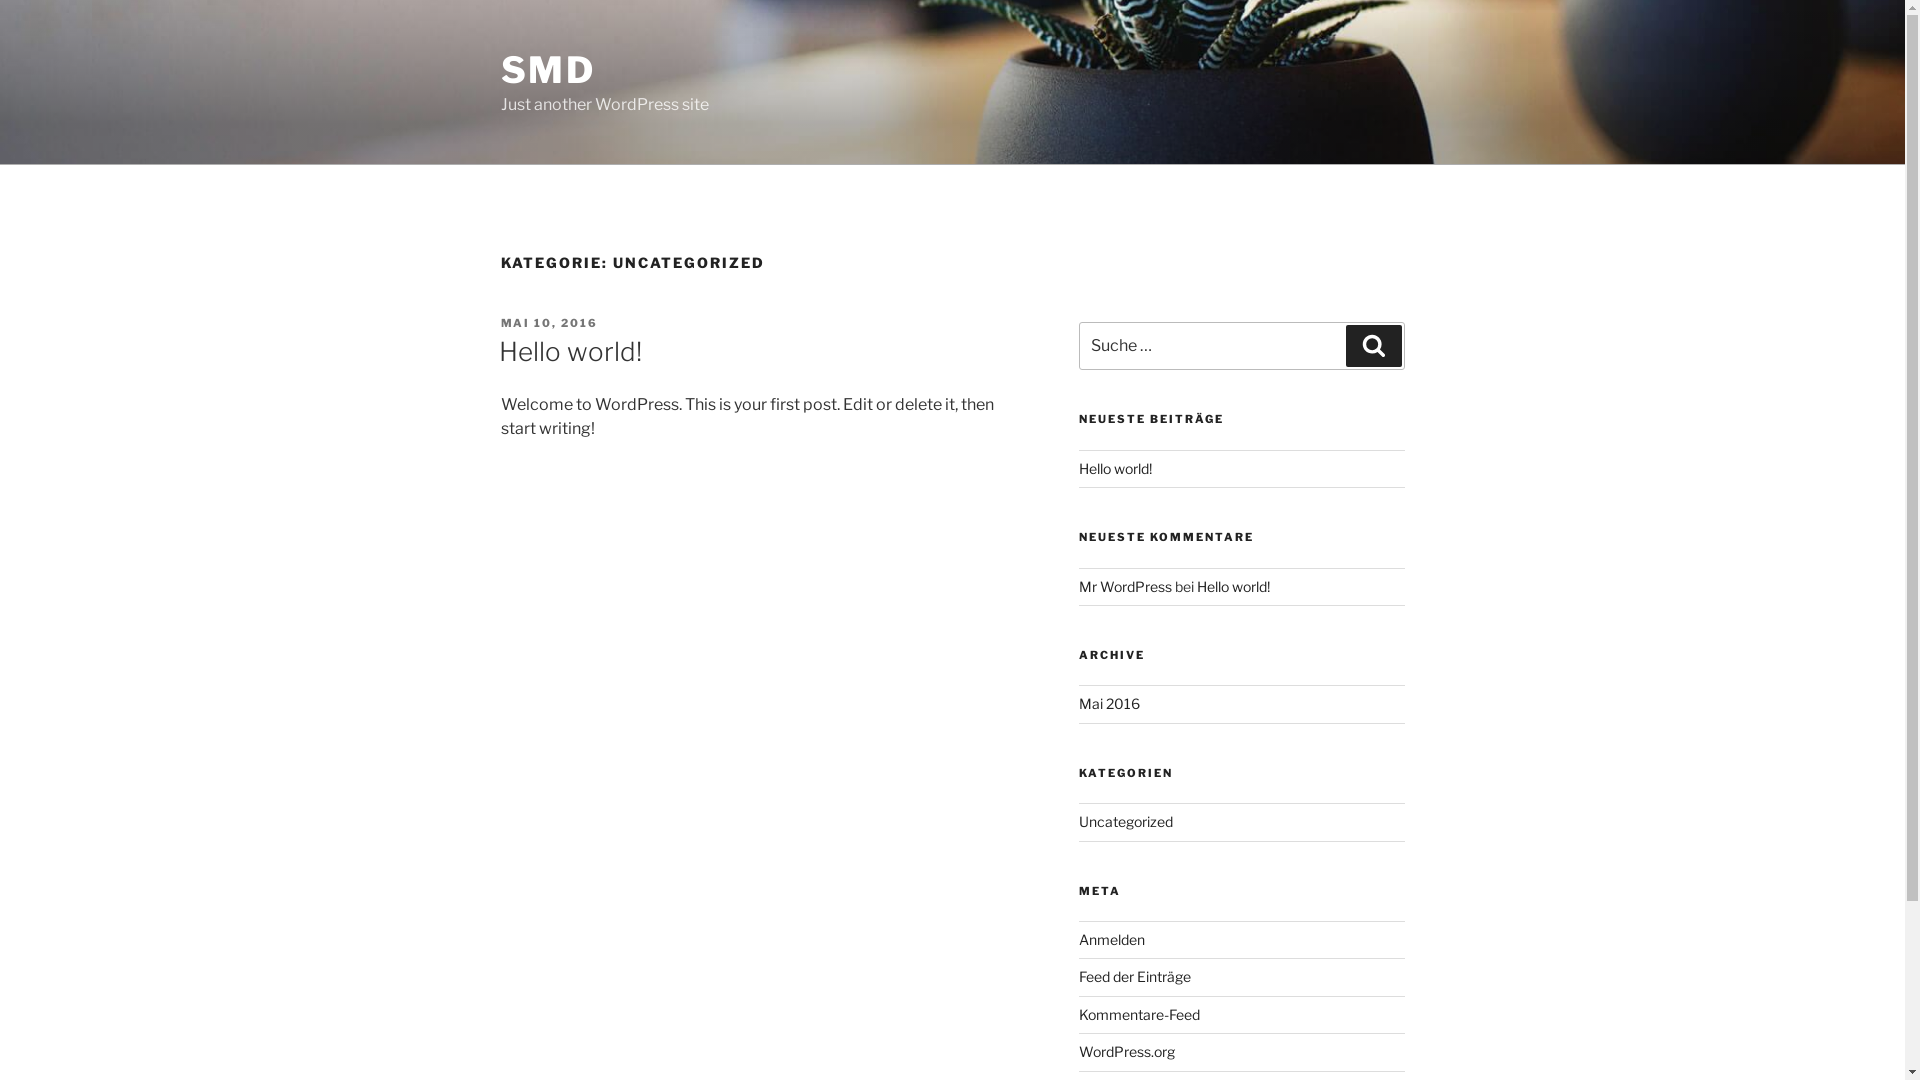 The height and width of the screenshot is (1080, 1920). Describe the element at coordinates (1125, 585) in the screenshot. I see `'Mr WordPress'` at that location.